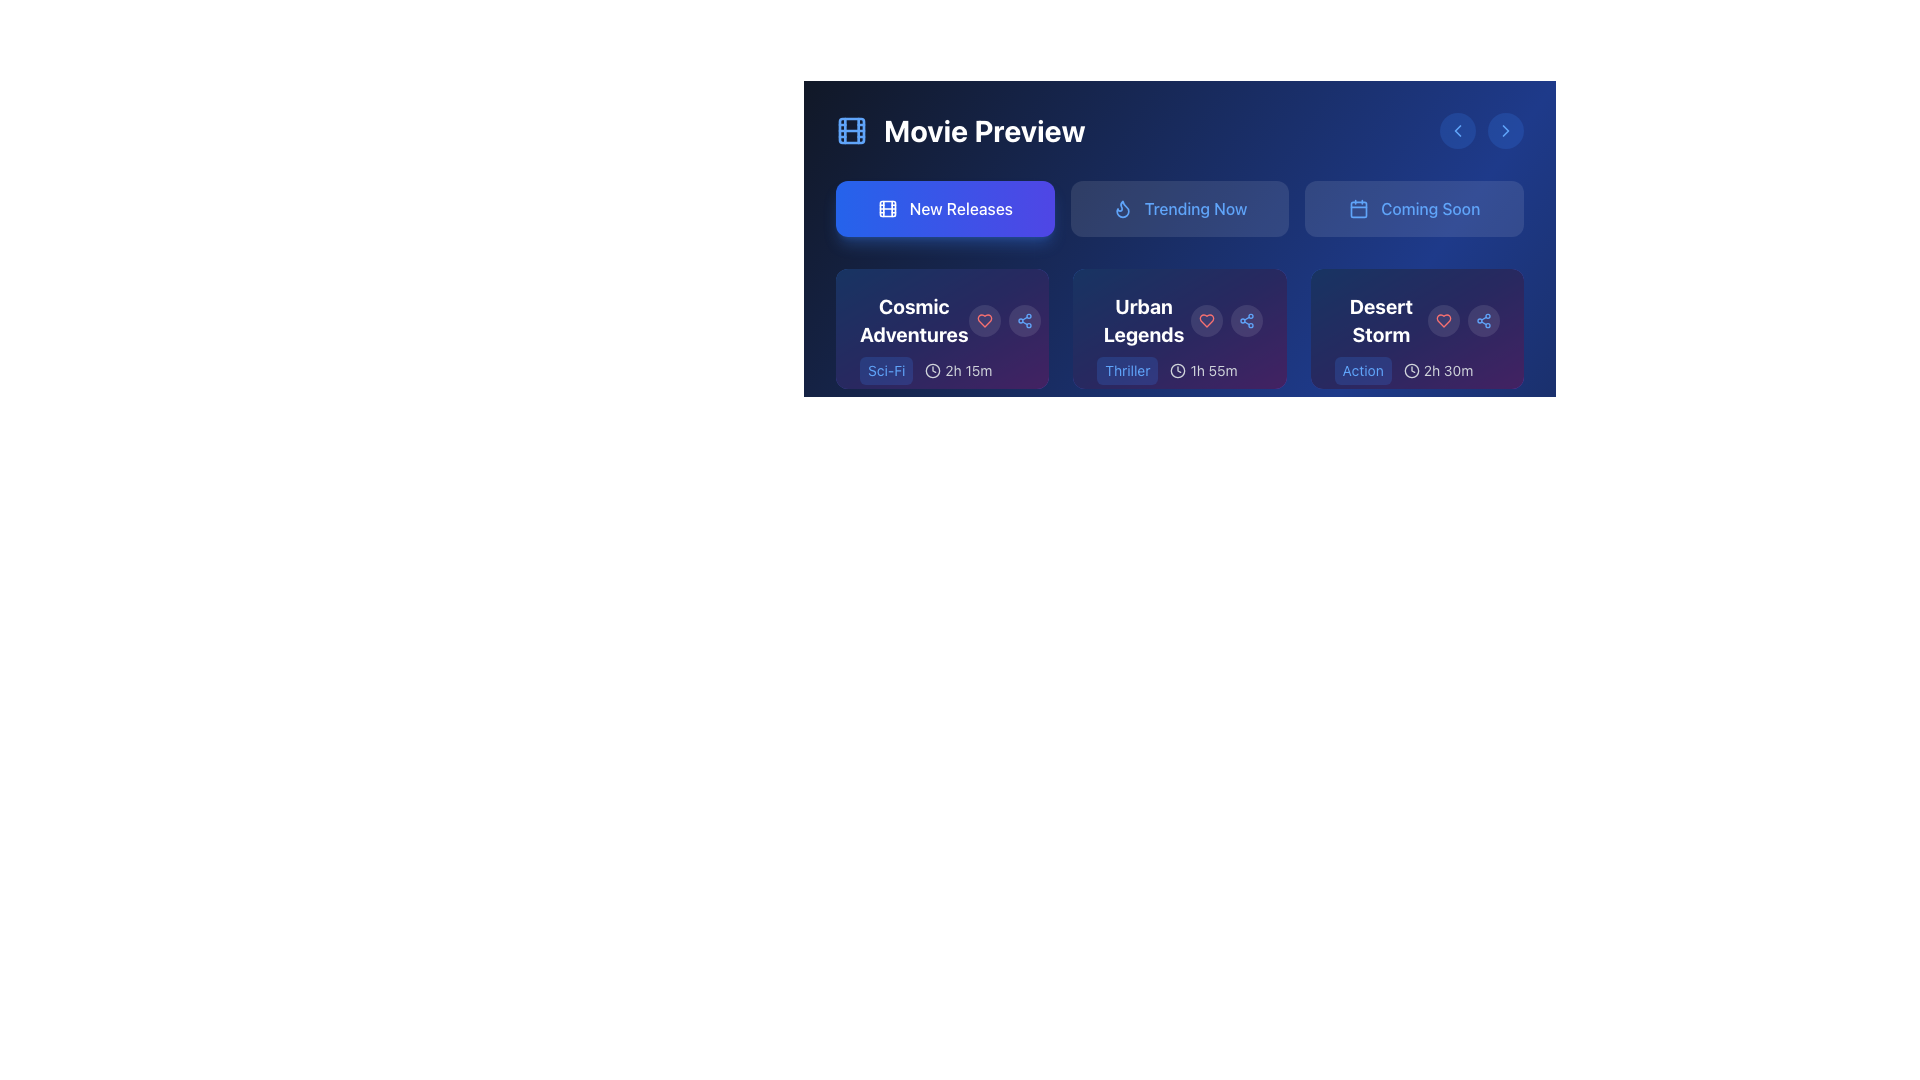 This screenshot has height=1080, width=1920. I want to click on duration displayed in the text label showing '2h 15m', which is light gray and aligned with a clock icon at the bottom of the 'Cosmic Adventures' card, so click(968, 370).